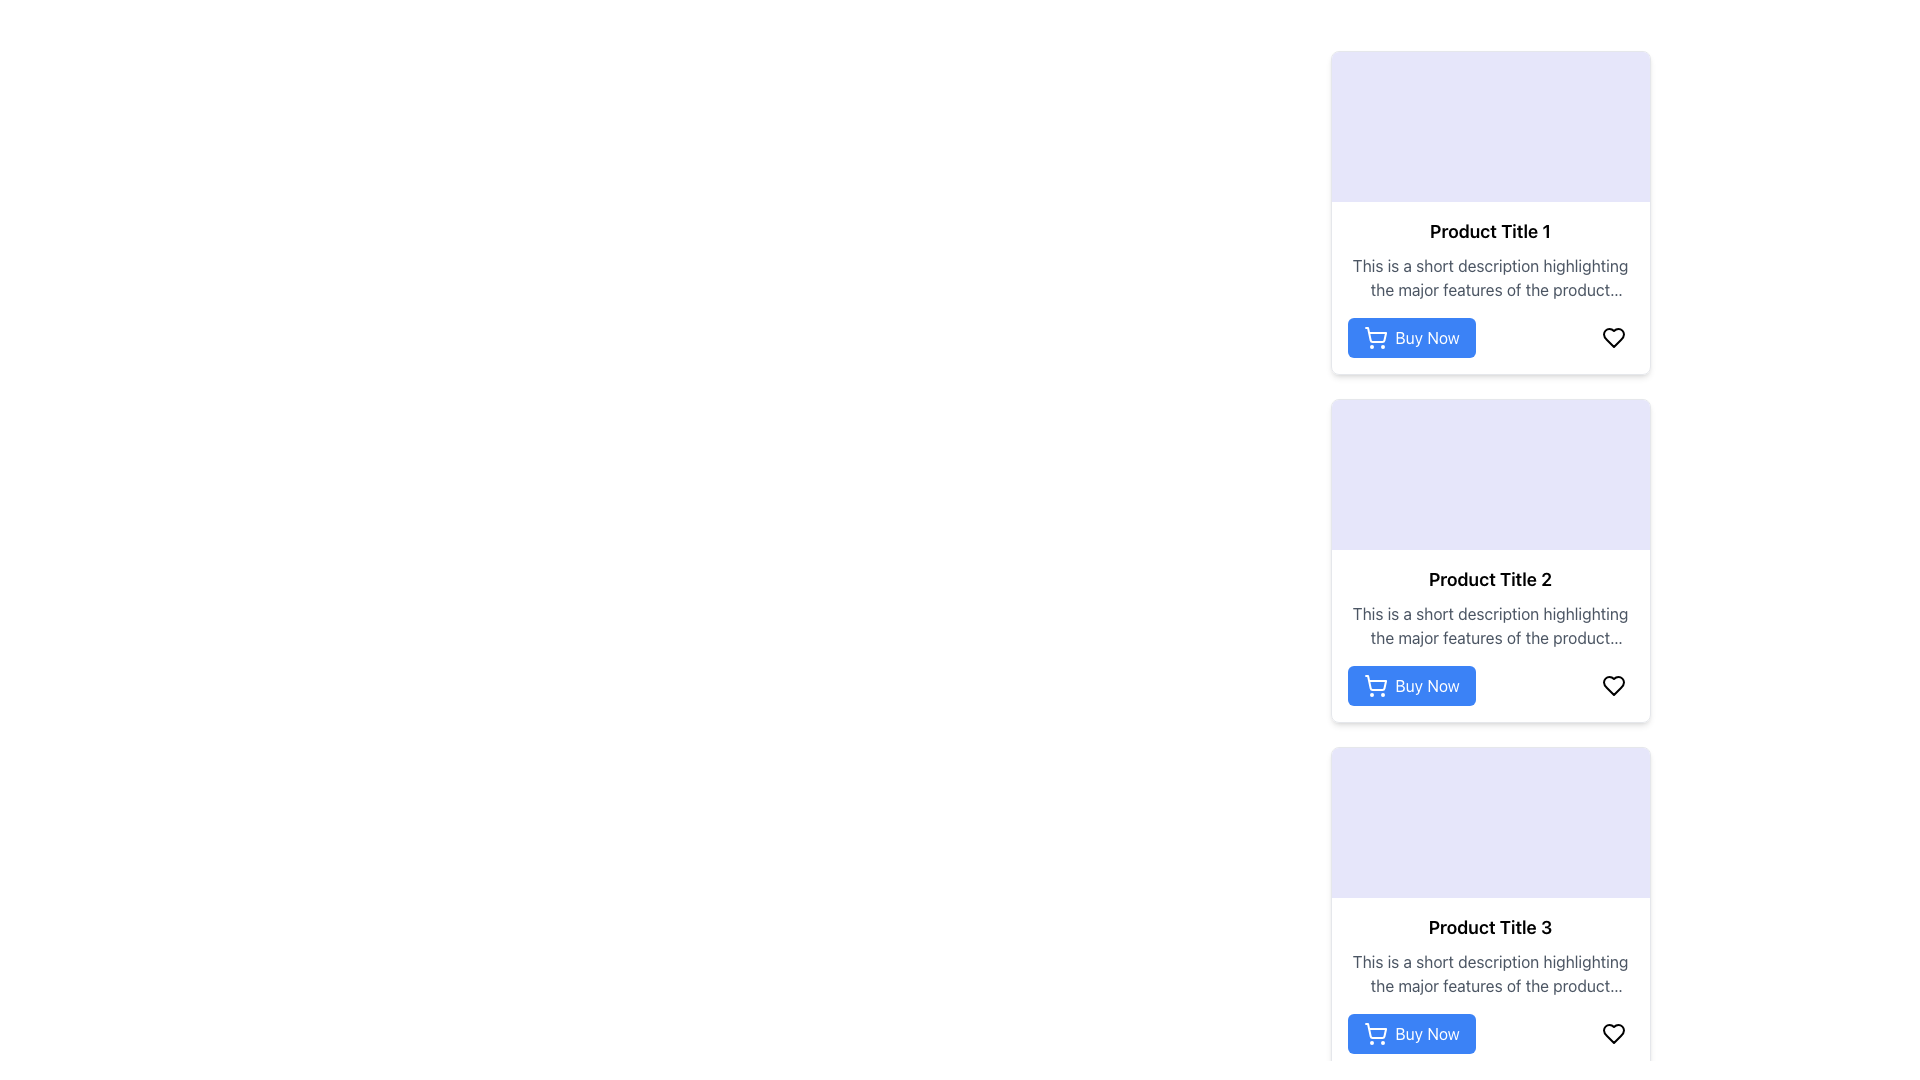 This screenshot has height=1080, width=1920. Describe the element at coordinates (1613, 1033) in the screenshot. I see `the heart icon located at the bottom-right corner of the 'Product Title 3' card to mark the product as favorite` at that location.